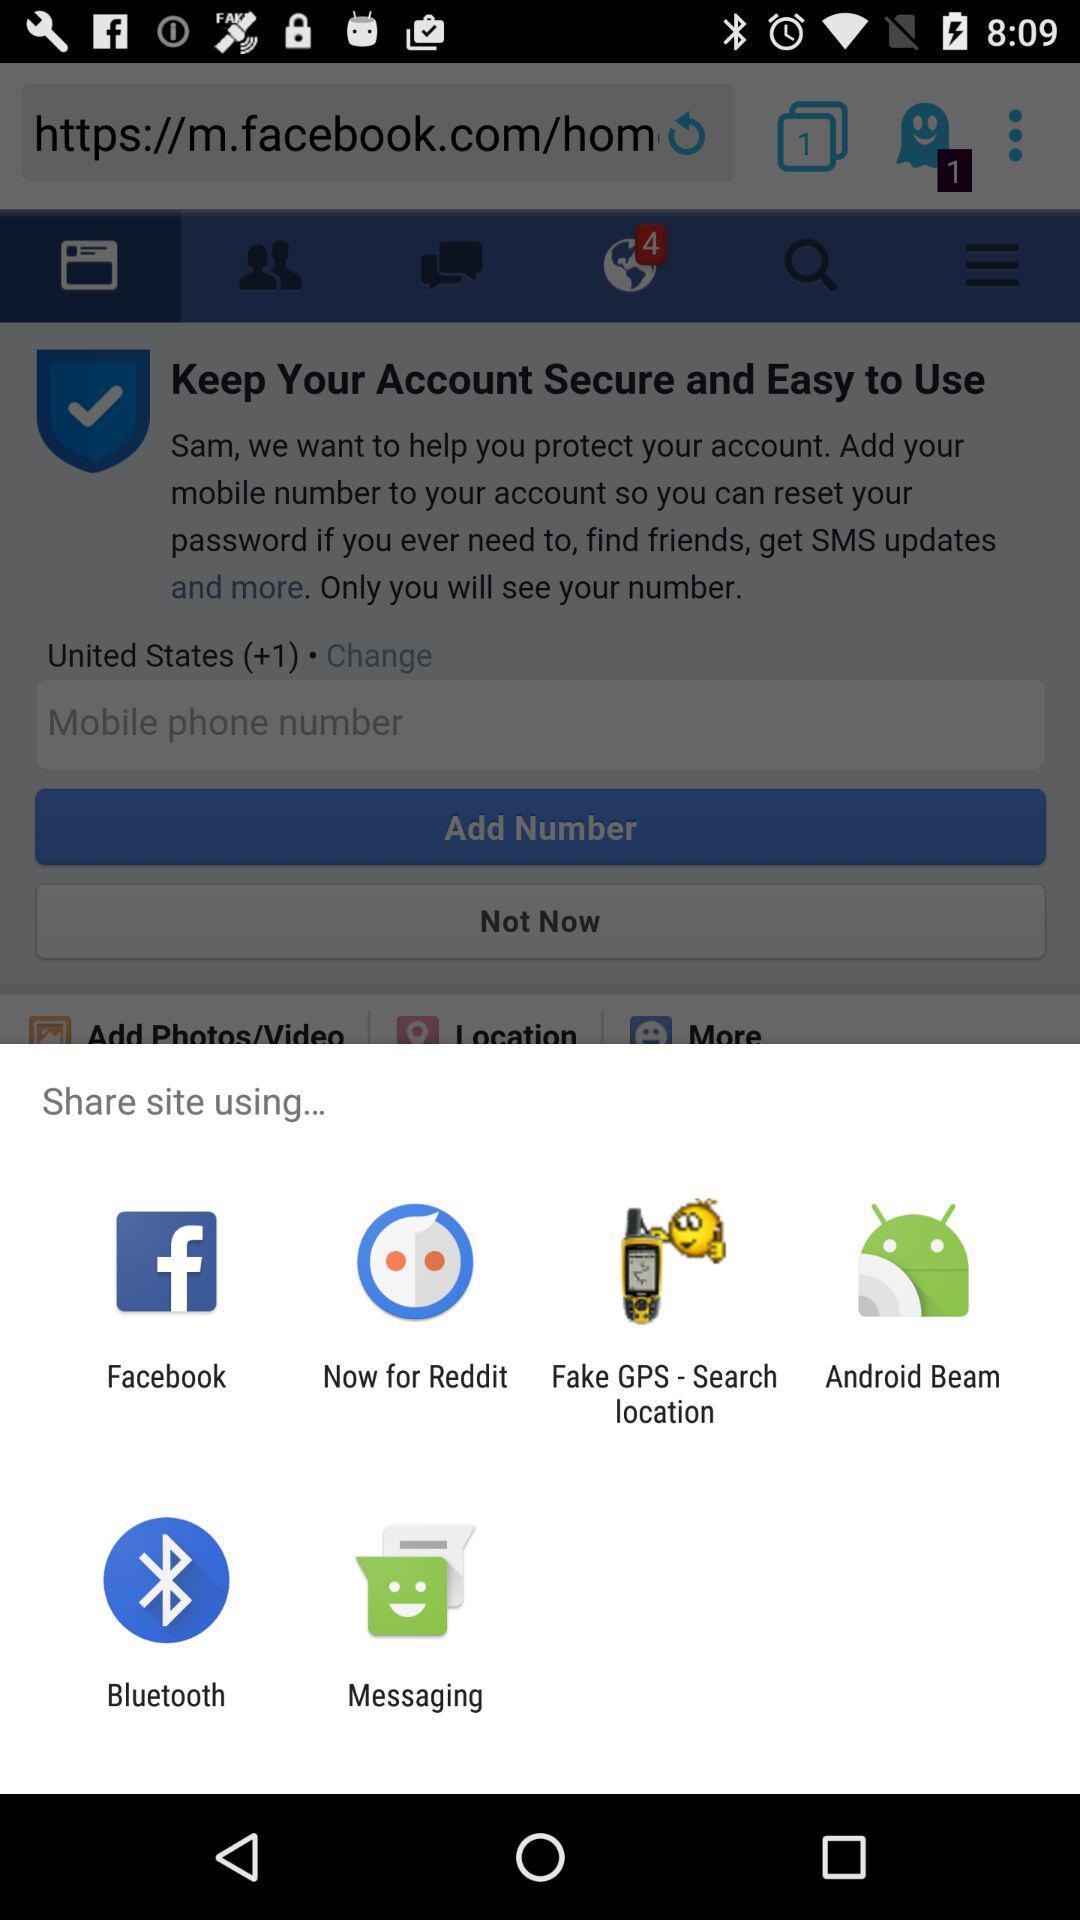 This screenshot has width=1080, height=1920. What do you see at coordinates (165, 1392) in the screenshot?
I see `the app next to now for reddit` at bounding box center [165, 1392].